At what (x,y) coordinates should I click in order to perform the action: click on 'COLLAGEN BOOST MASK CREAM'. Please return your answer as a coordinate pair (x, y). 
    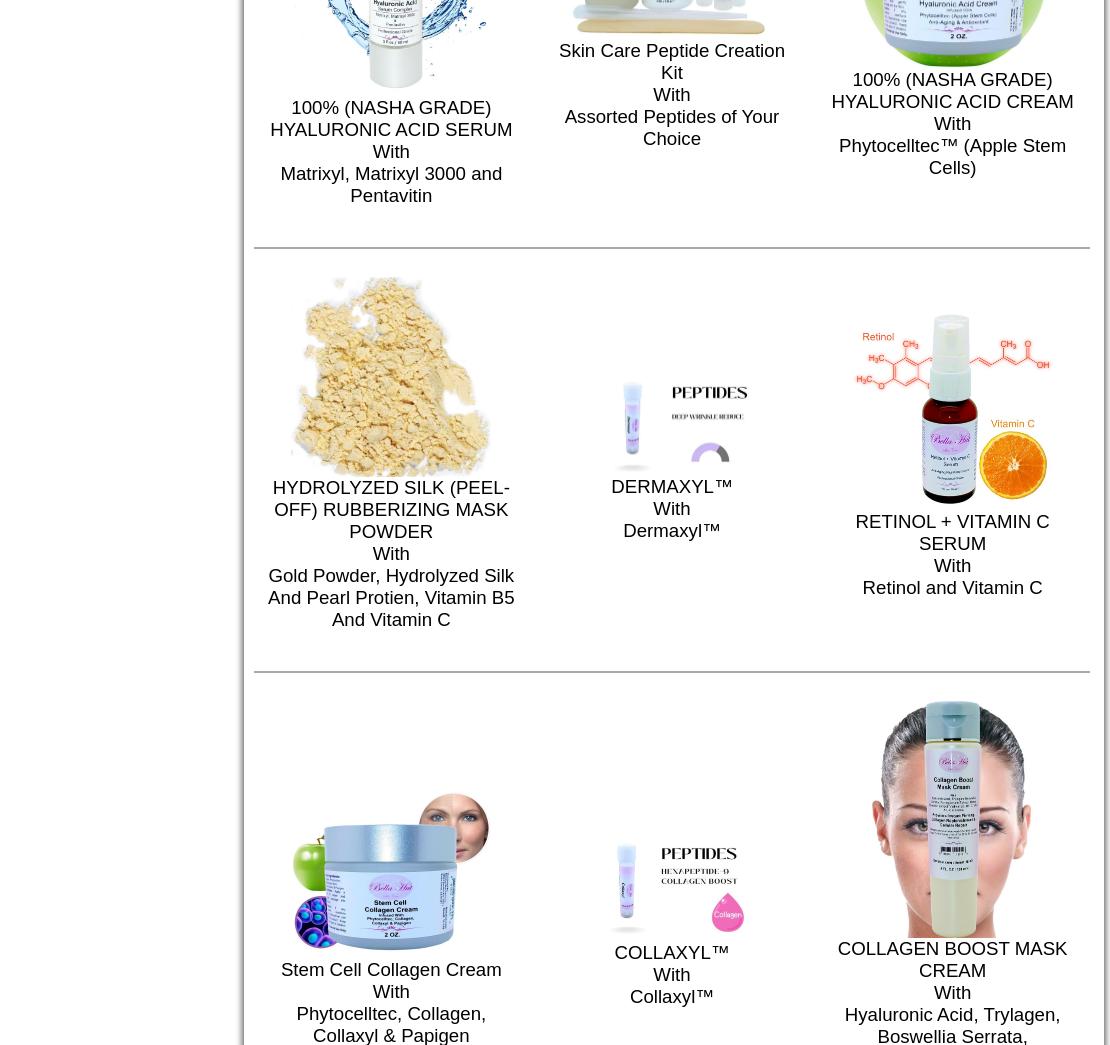
    Looking at the image, I should click on (951, 958).